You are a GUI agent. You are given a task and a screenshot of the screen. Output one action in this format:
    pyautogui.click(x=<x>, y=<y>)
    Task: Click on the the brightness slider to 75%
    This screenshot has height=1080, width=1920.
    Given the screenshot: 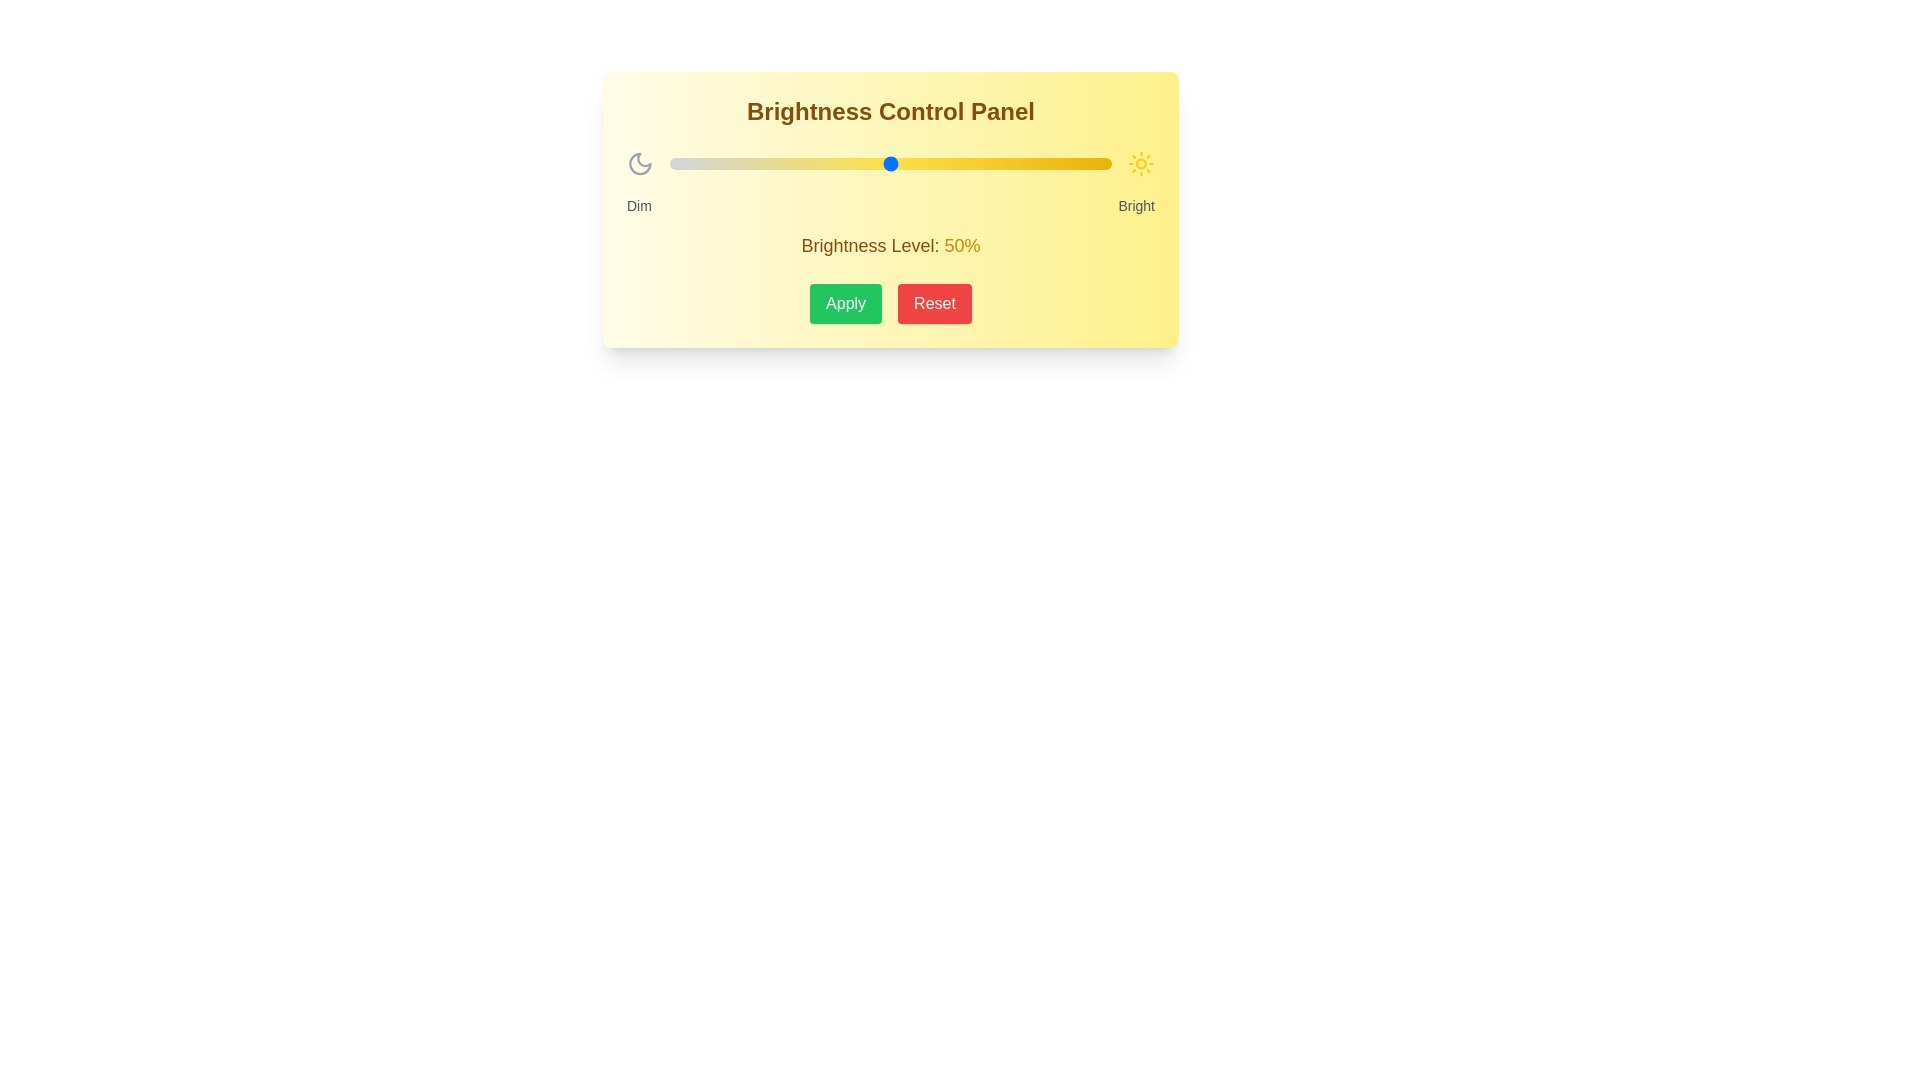 What is the action you would take?
    pyautogui.click(x=1001, y=163)
    